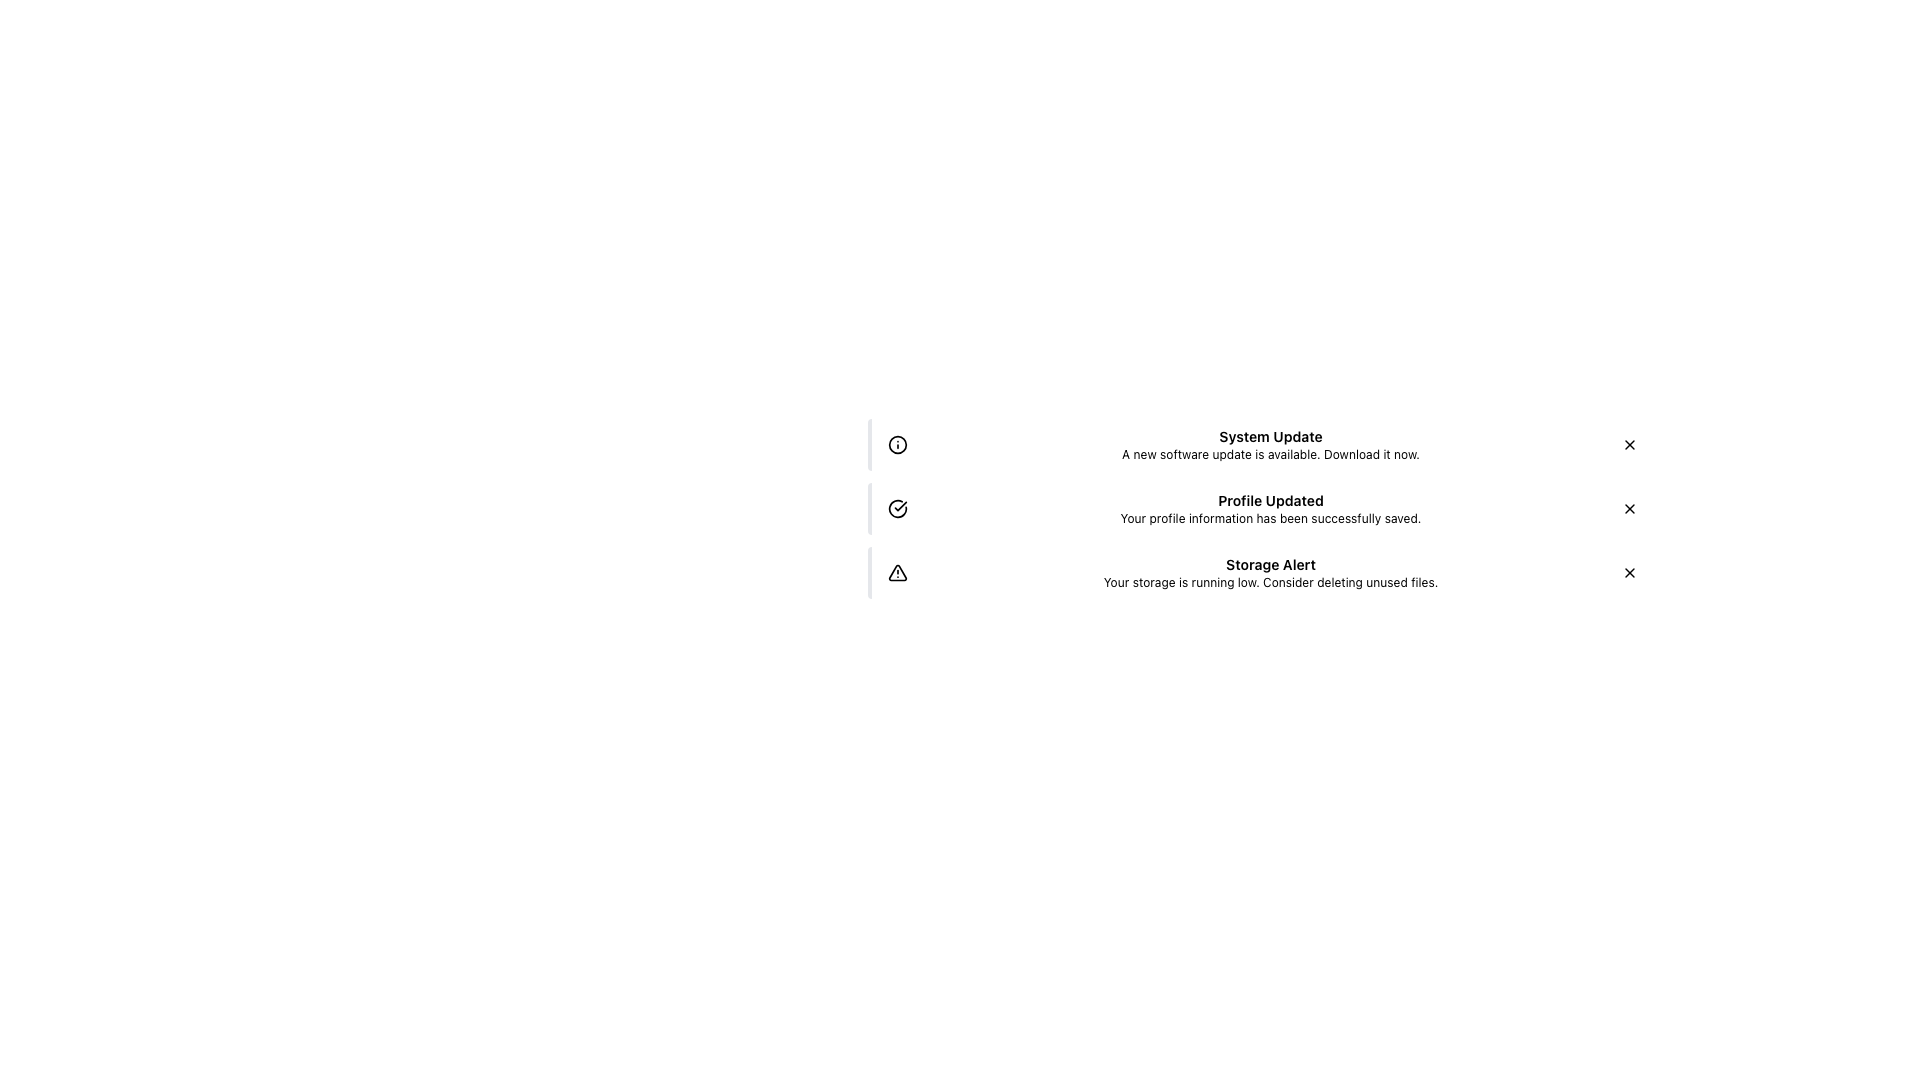 The height and width of the screenshot is (1080, 1920). I want to click on the success icon in the second notification card, which indicates a successful action related to the notification, positioned above the text 'Profile Updated', so click(896, 508).